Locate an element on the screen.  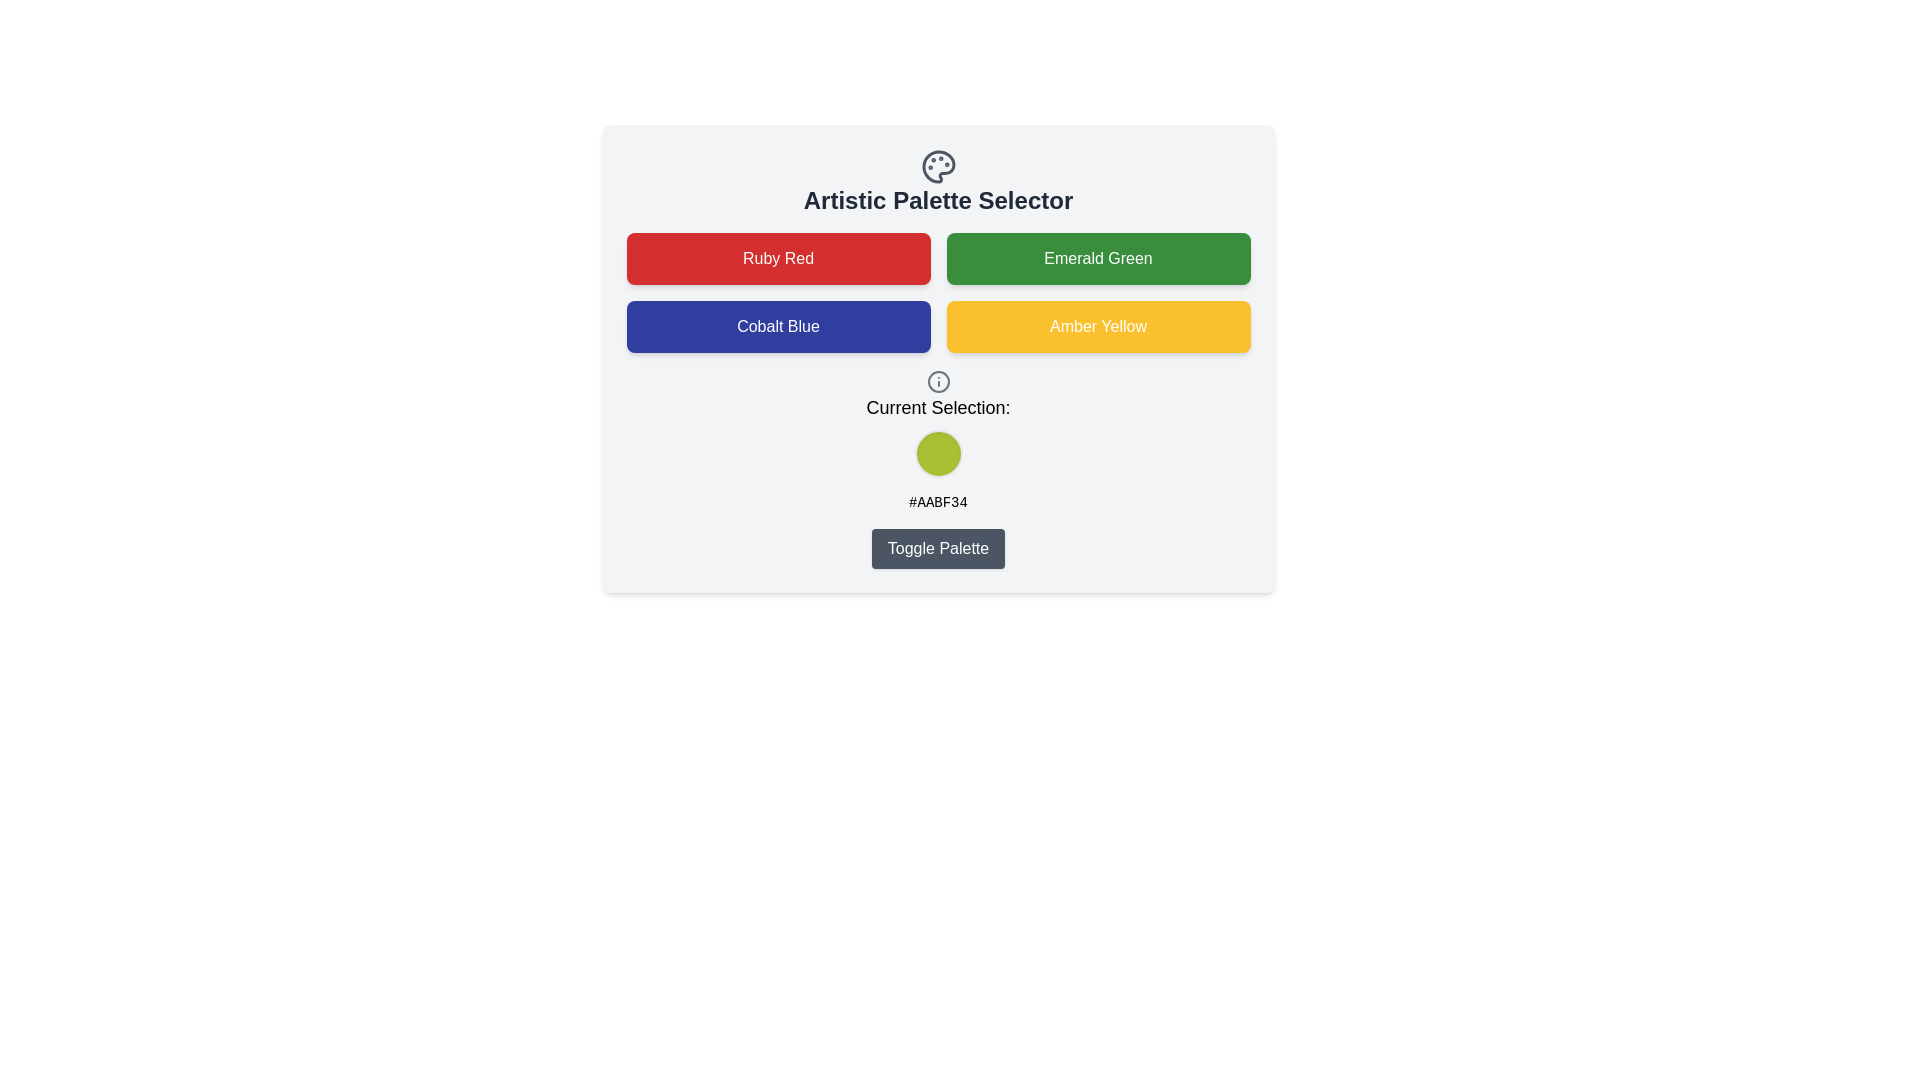
static text displaying the hex code of the currently selected color, which is centrally aligned beneath the circular color swatch and above the 'Toggle Palette' button is located at coordinates (937, 501).